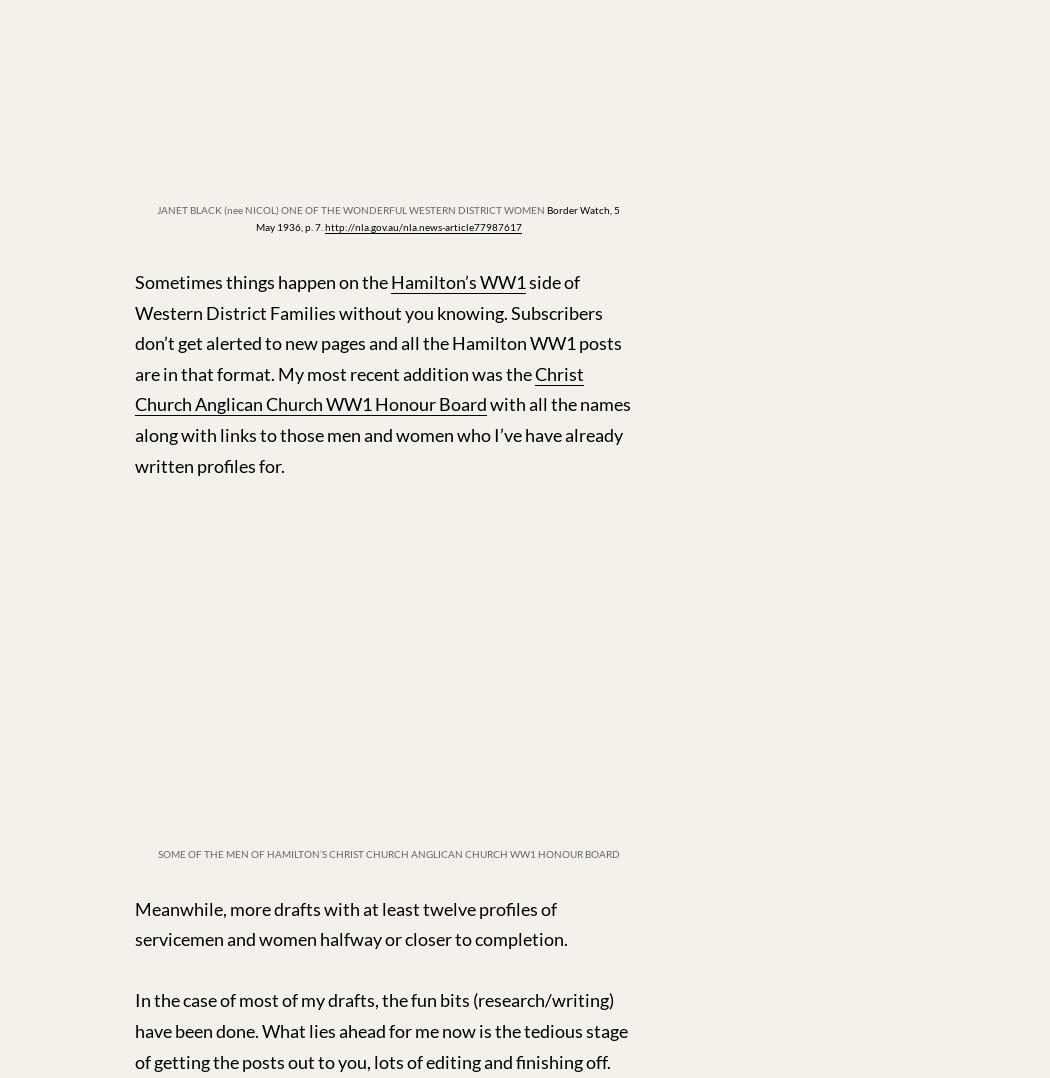 The image size is (1050, 1078). I want to click on 'Christ Church Anglican Church WW1 Honour Board', so click(358, 387).